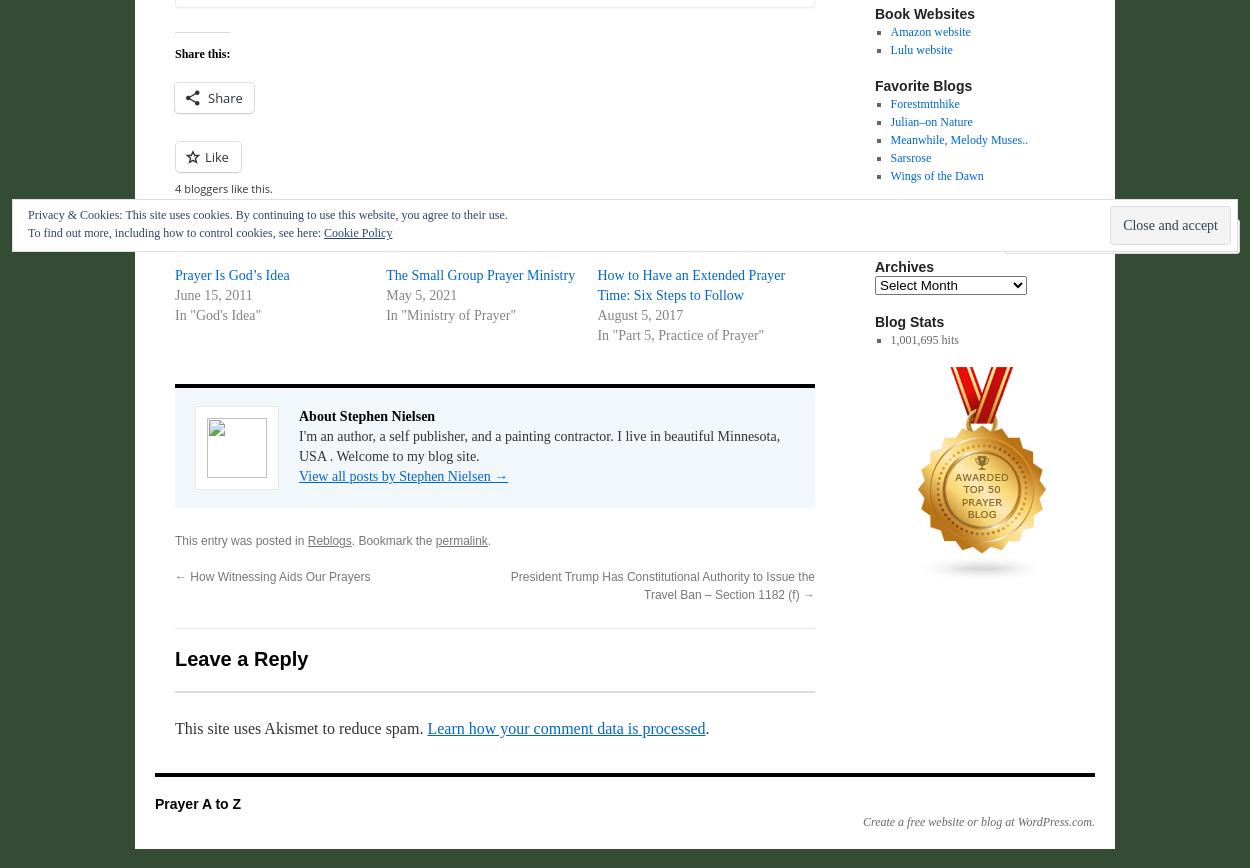  Describe the element at coordinates (924, 103) in the screenshot. I see `'Forestmtnhike'` at that location.